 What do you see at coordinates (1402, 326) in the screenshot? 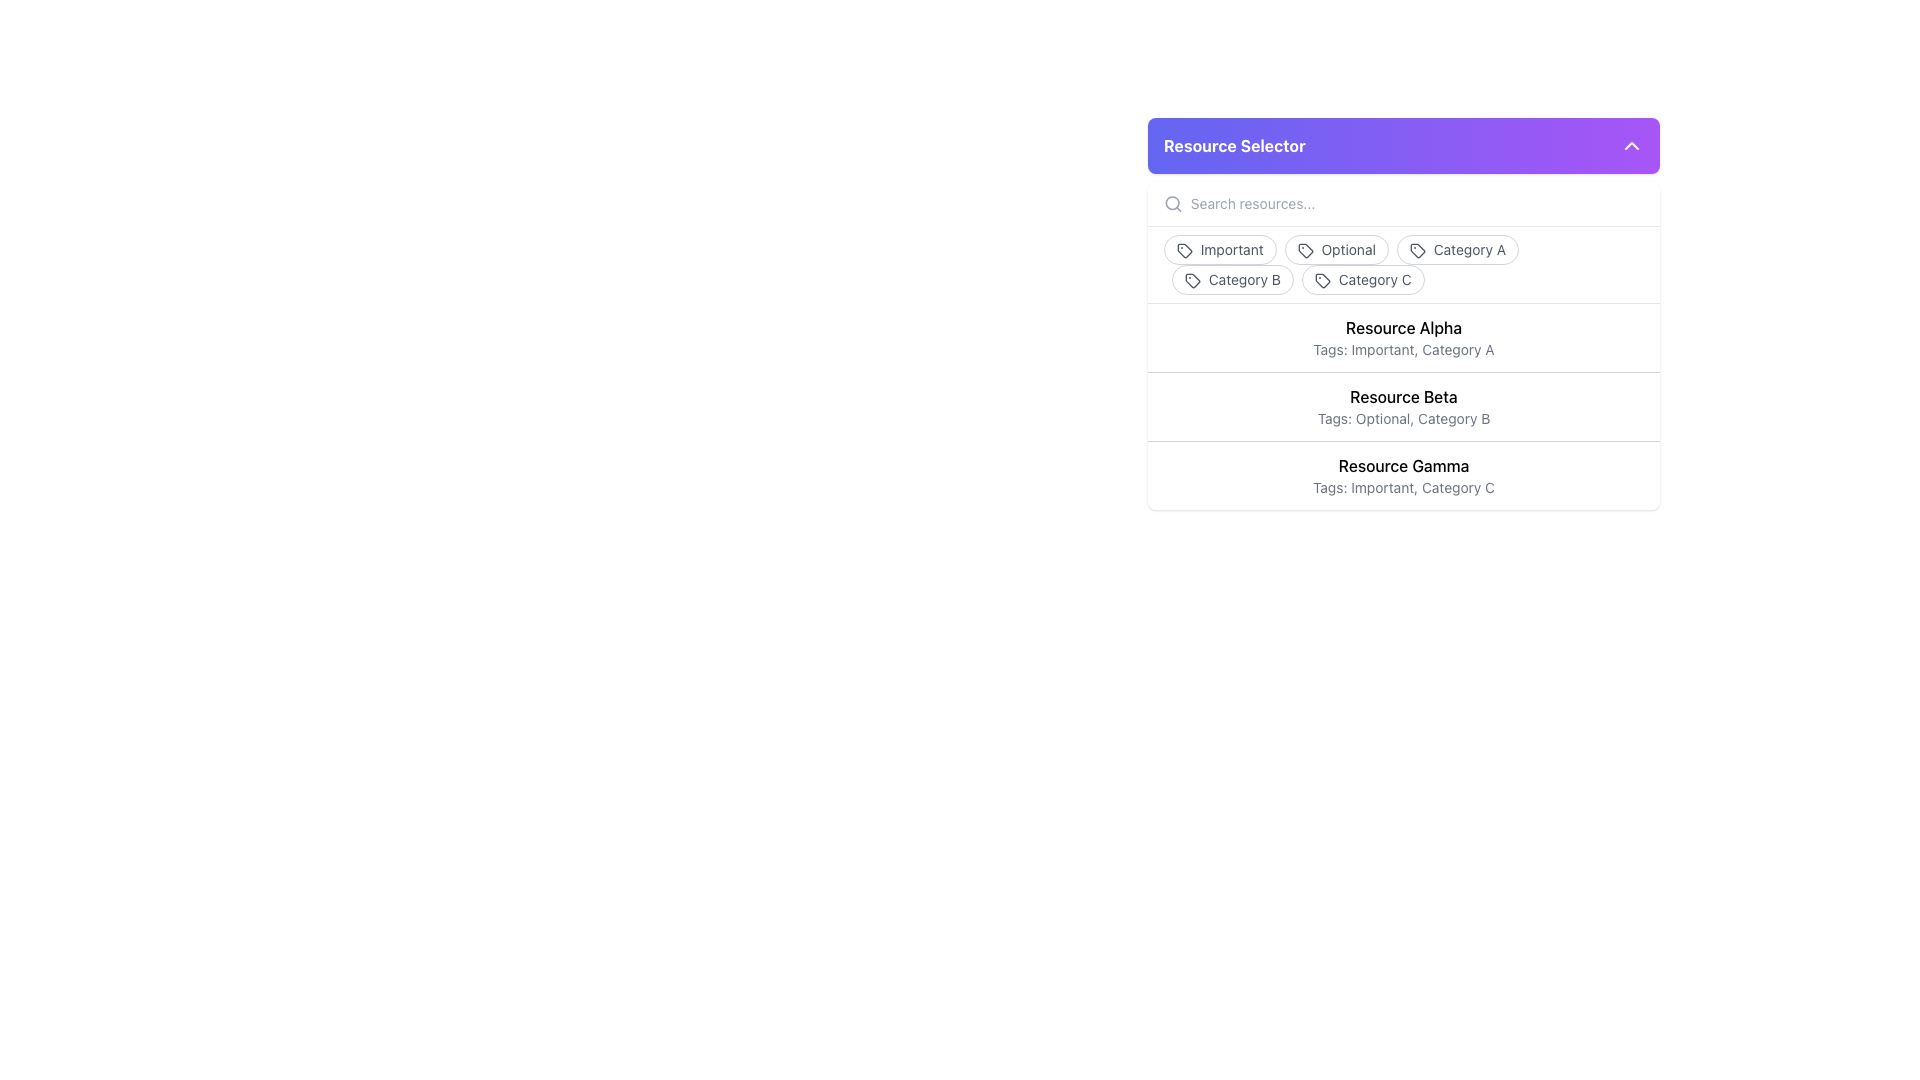
I see `the Text Label displaying 'Resource Alpha', which is located in the first entry of the 'Resource Selector' list, centered above the description of tags` at bounding box center [1402, 326].